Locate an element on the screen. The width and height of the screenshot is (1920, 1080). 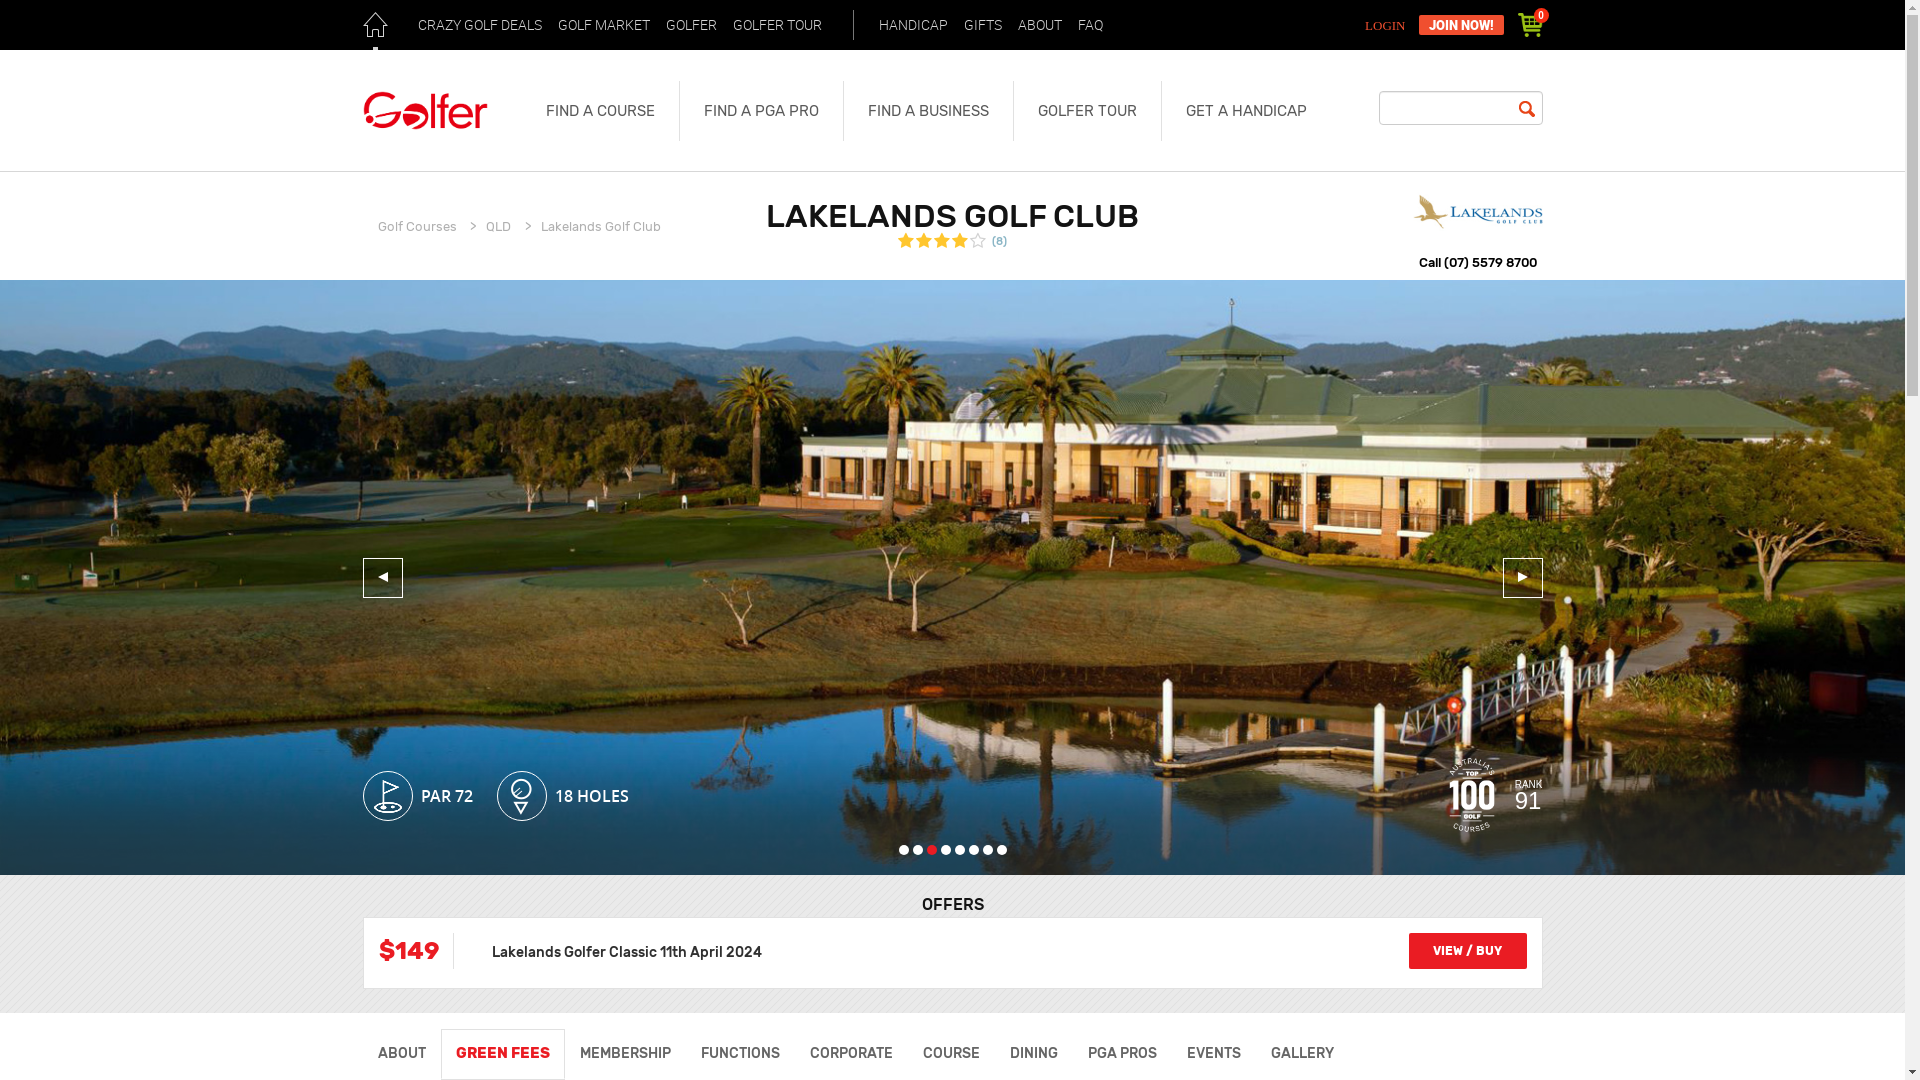
'2' is located at coordinates (915, 849).